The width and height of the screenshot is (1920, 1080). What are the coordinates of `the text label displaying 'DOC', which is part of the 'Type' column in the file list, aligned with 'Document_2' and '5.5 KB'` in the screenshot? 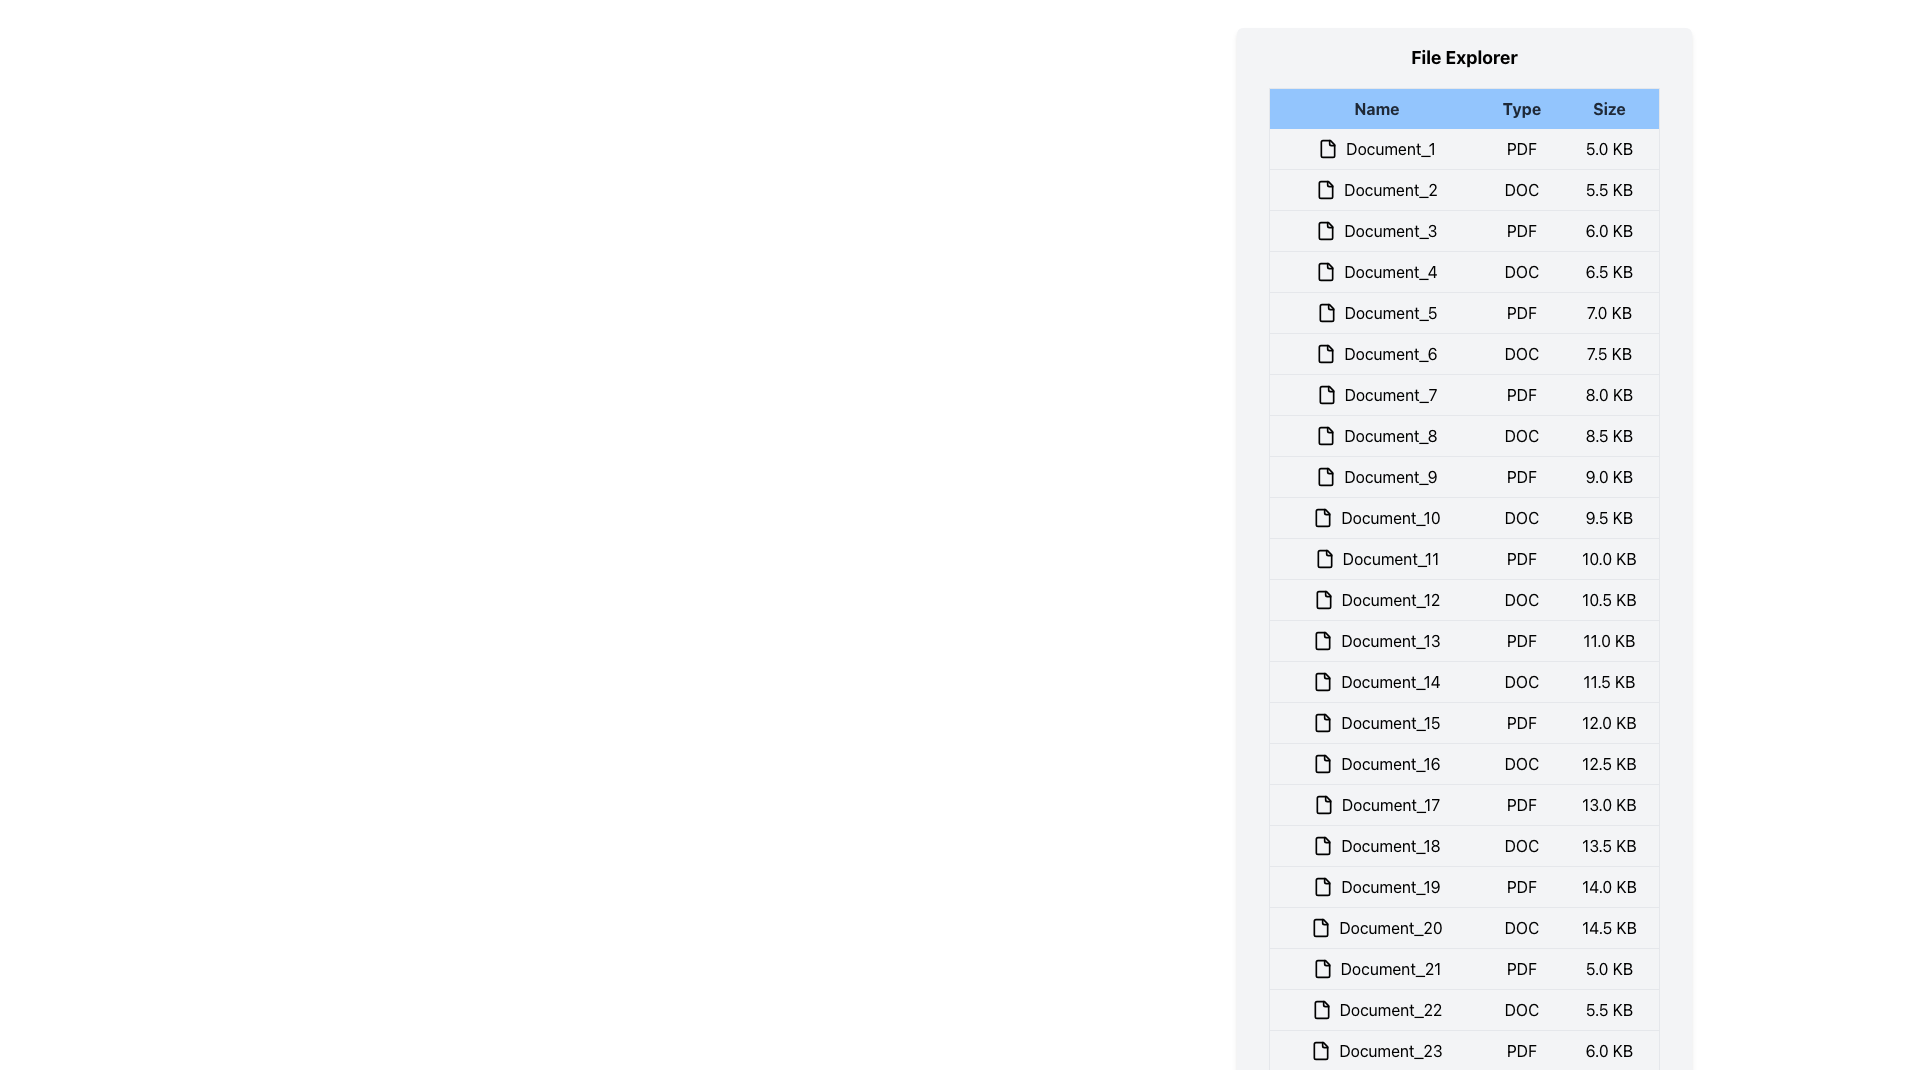 It's located at (1520, 189).